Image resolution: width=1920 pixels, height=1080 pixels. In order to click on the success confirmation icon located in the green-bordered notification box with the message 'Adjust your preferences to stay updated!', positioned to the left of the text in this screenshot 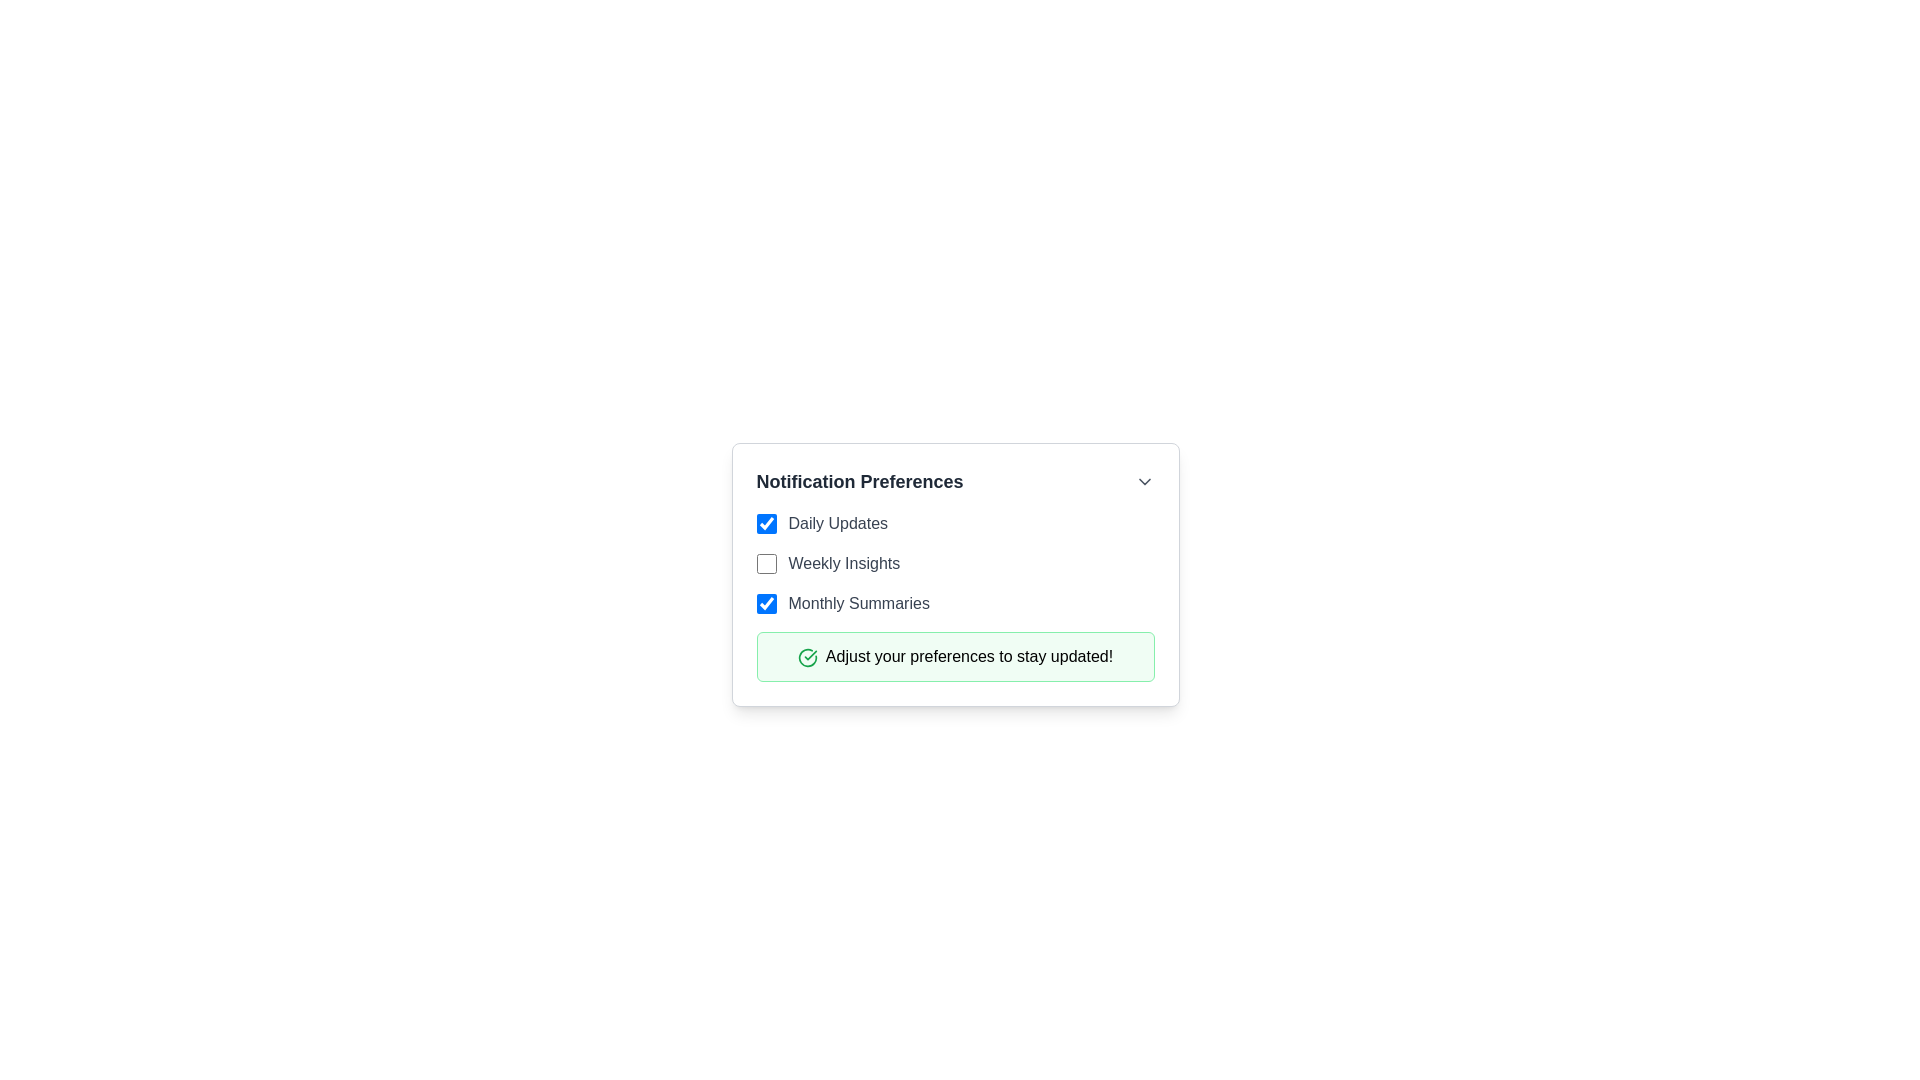, I will do `click(807, 657)`.